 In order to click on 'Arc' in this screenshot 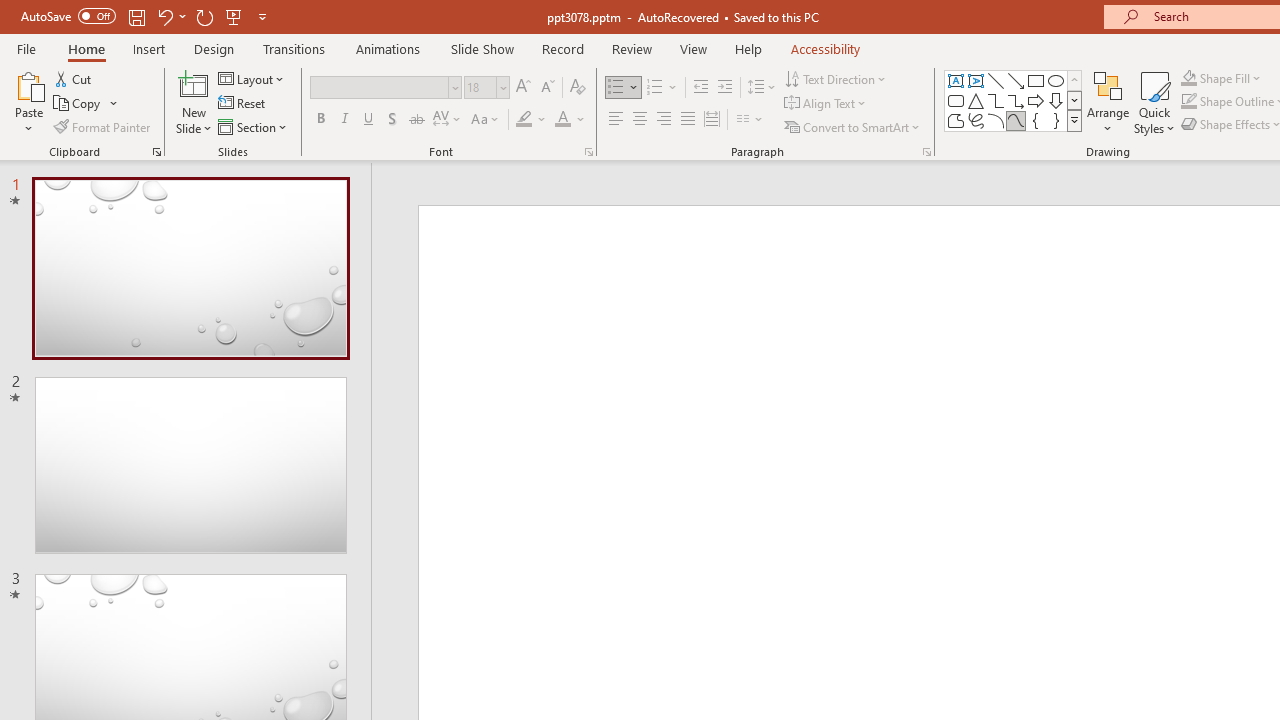, I will do `click(995, 120)`.